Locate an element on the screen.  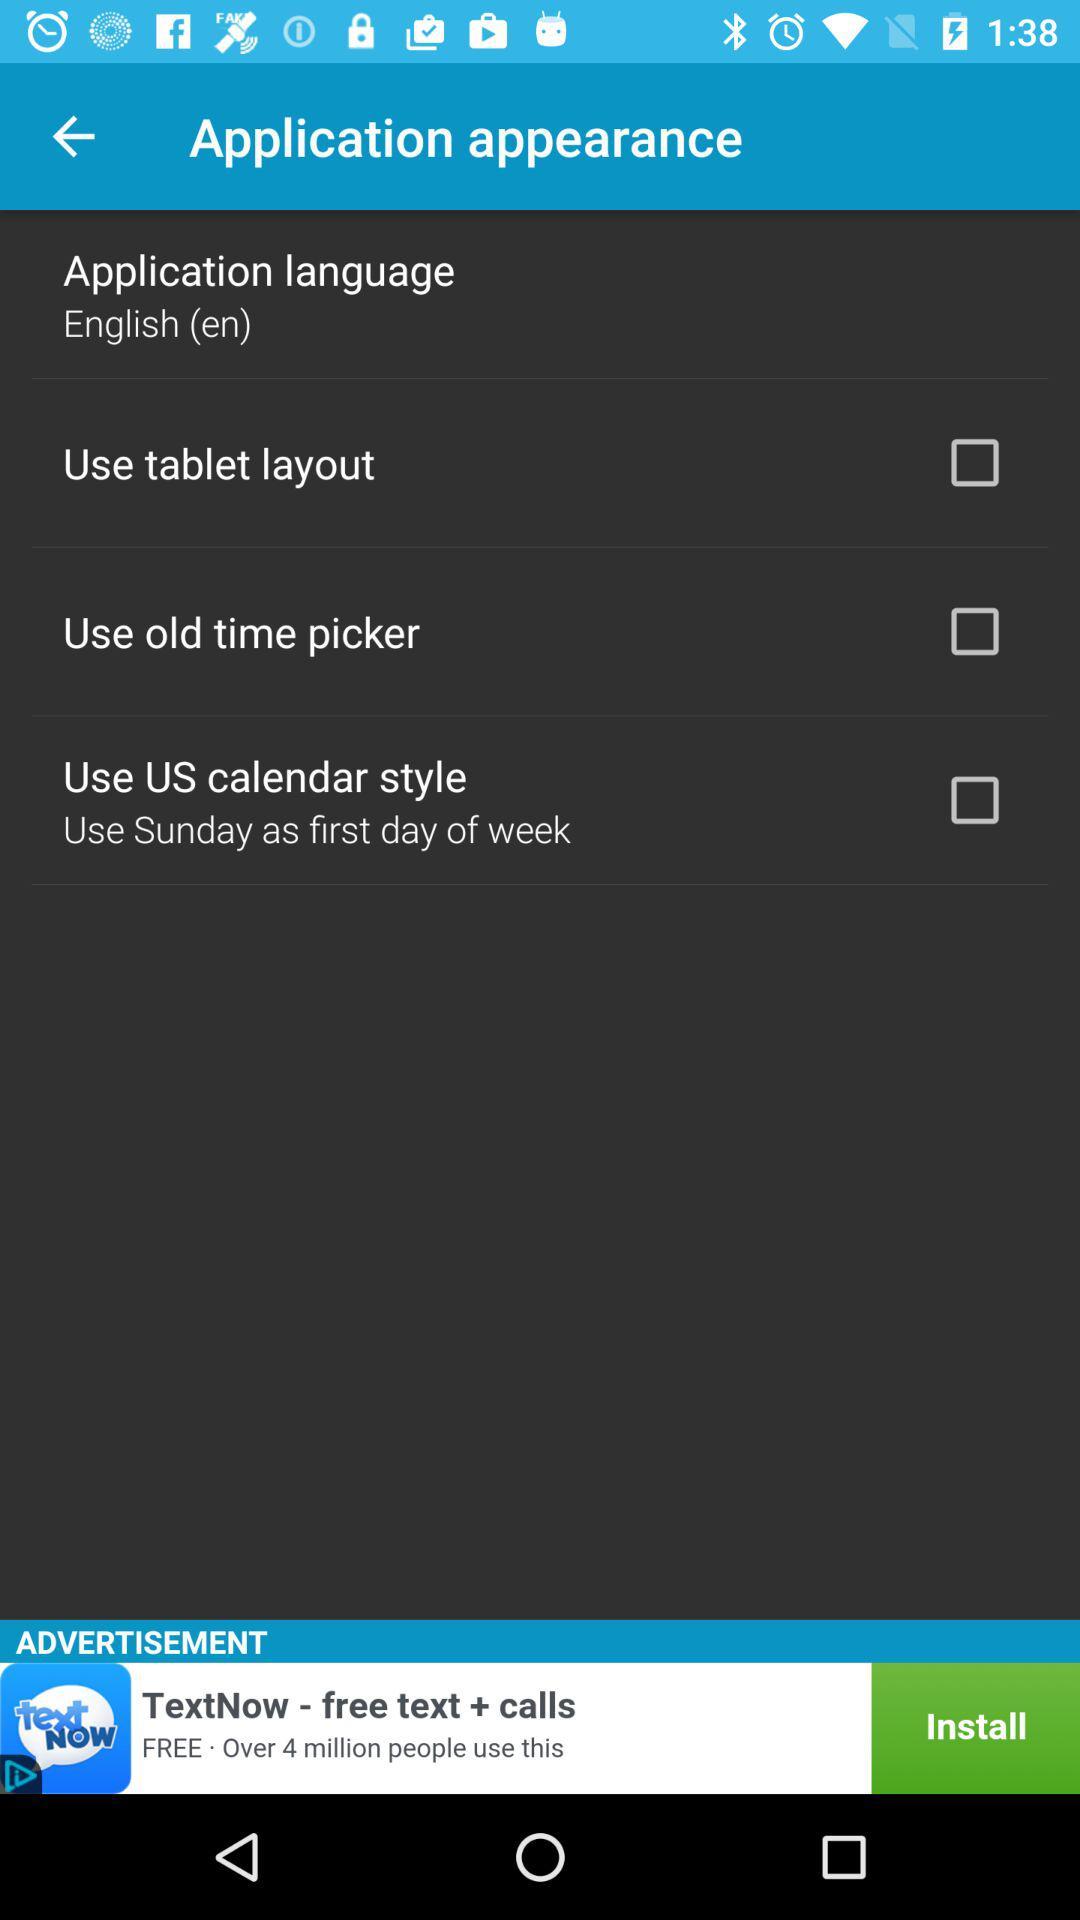
us calendar style is located at coordinates (974, 800).